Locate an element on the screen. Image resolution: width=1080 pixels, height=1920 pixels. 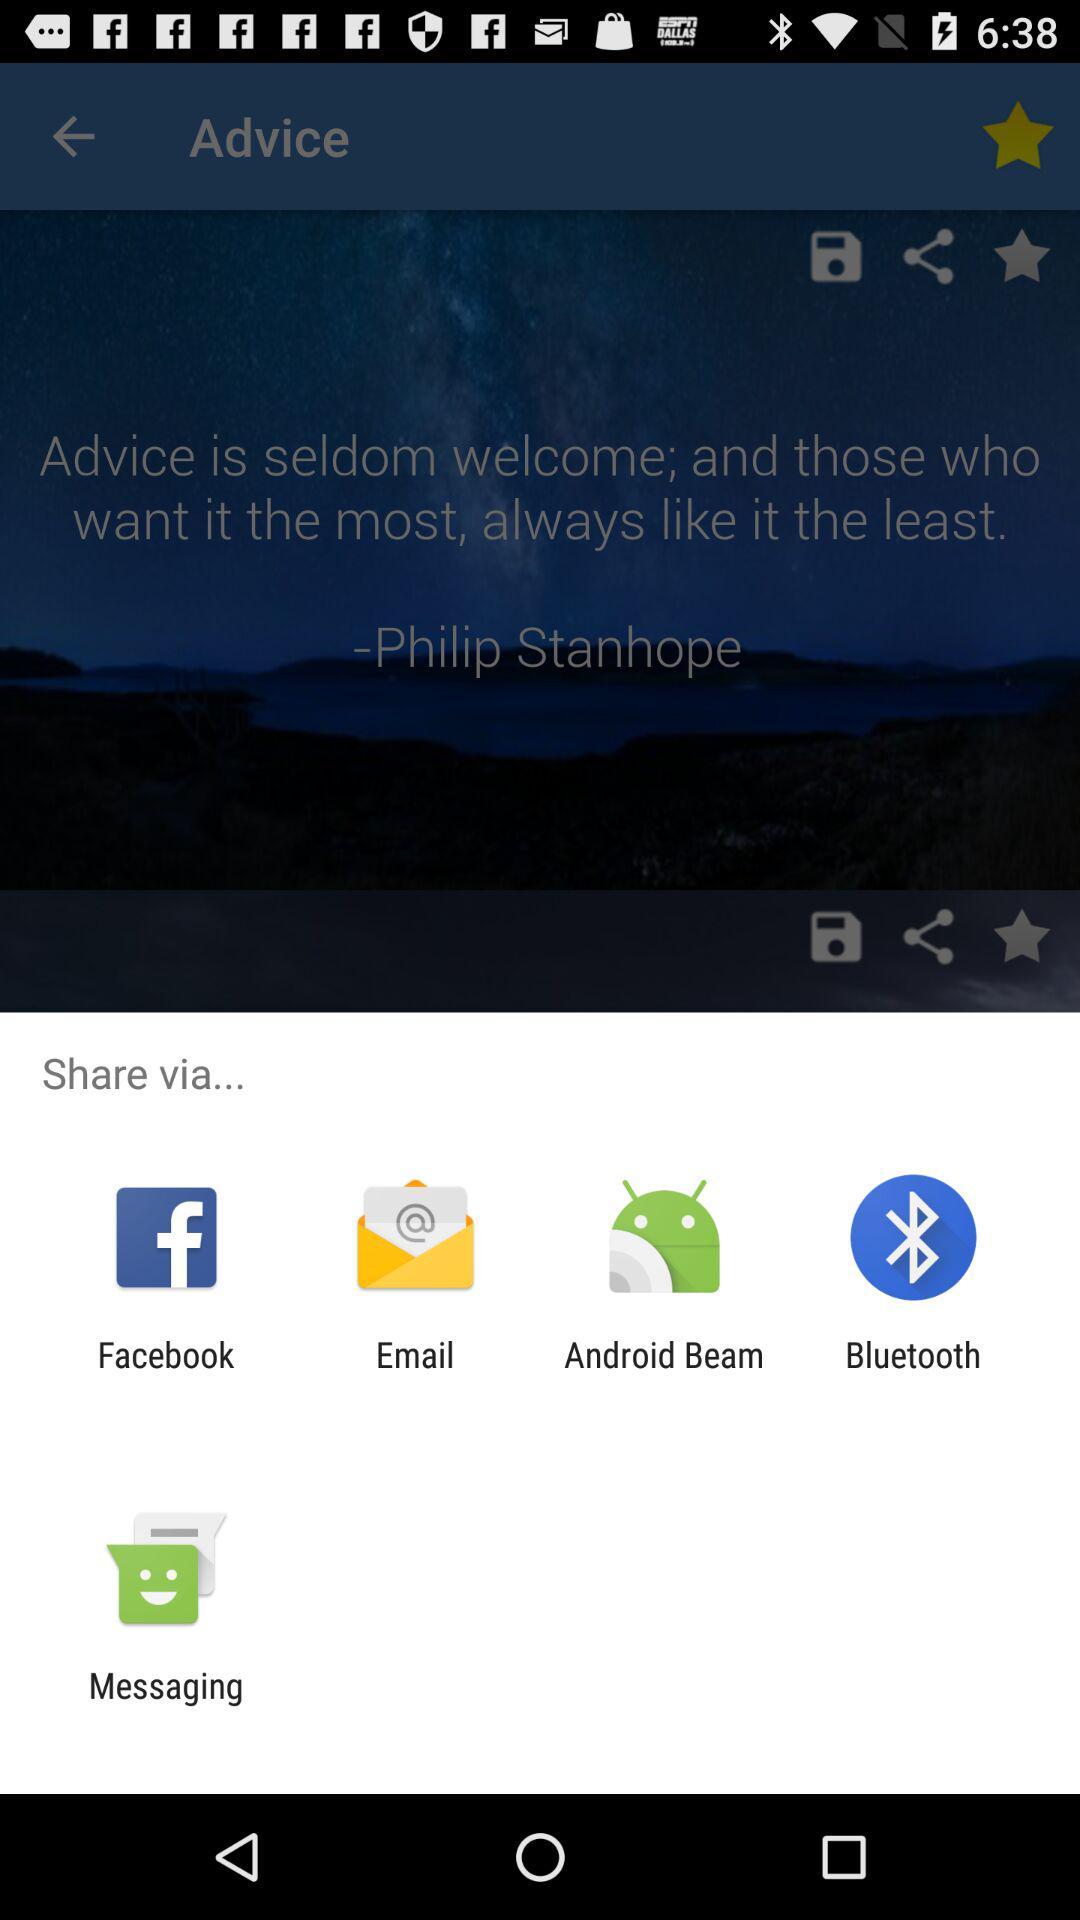
the item to the left of email icon is located at coordinates (165, 1374).